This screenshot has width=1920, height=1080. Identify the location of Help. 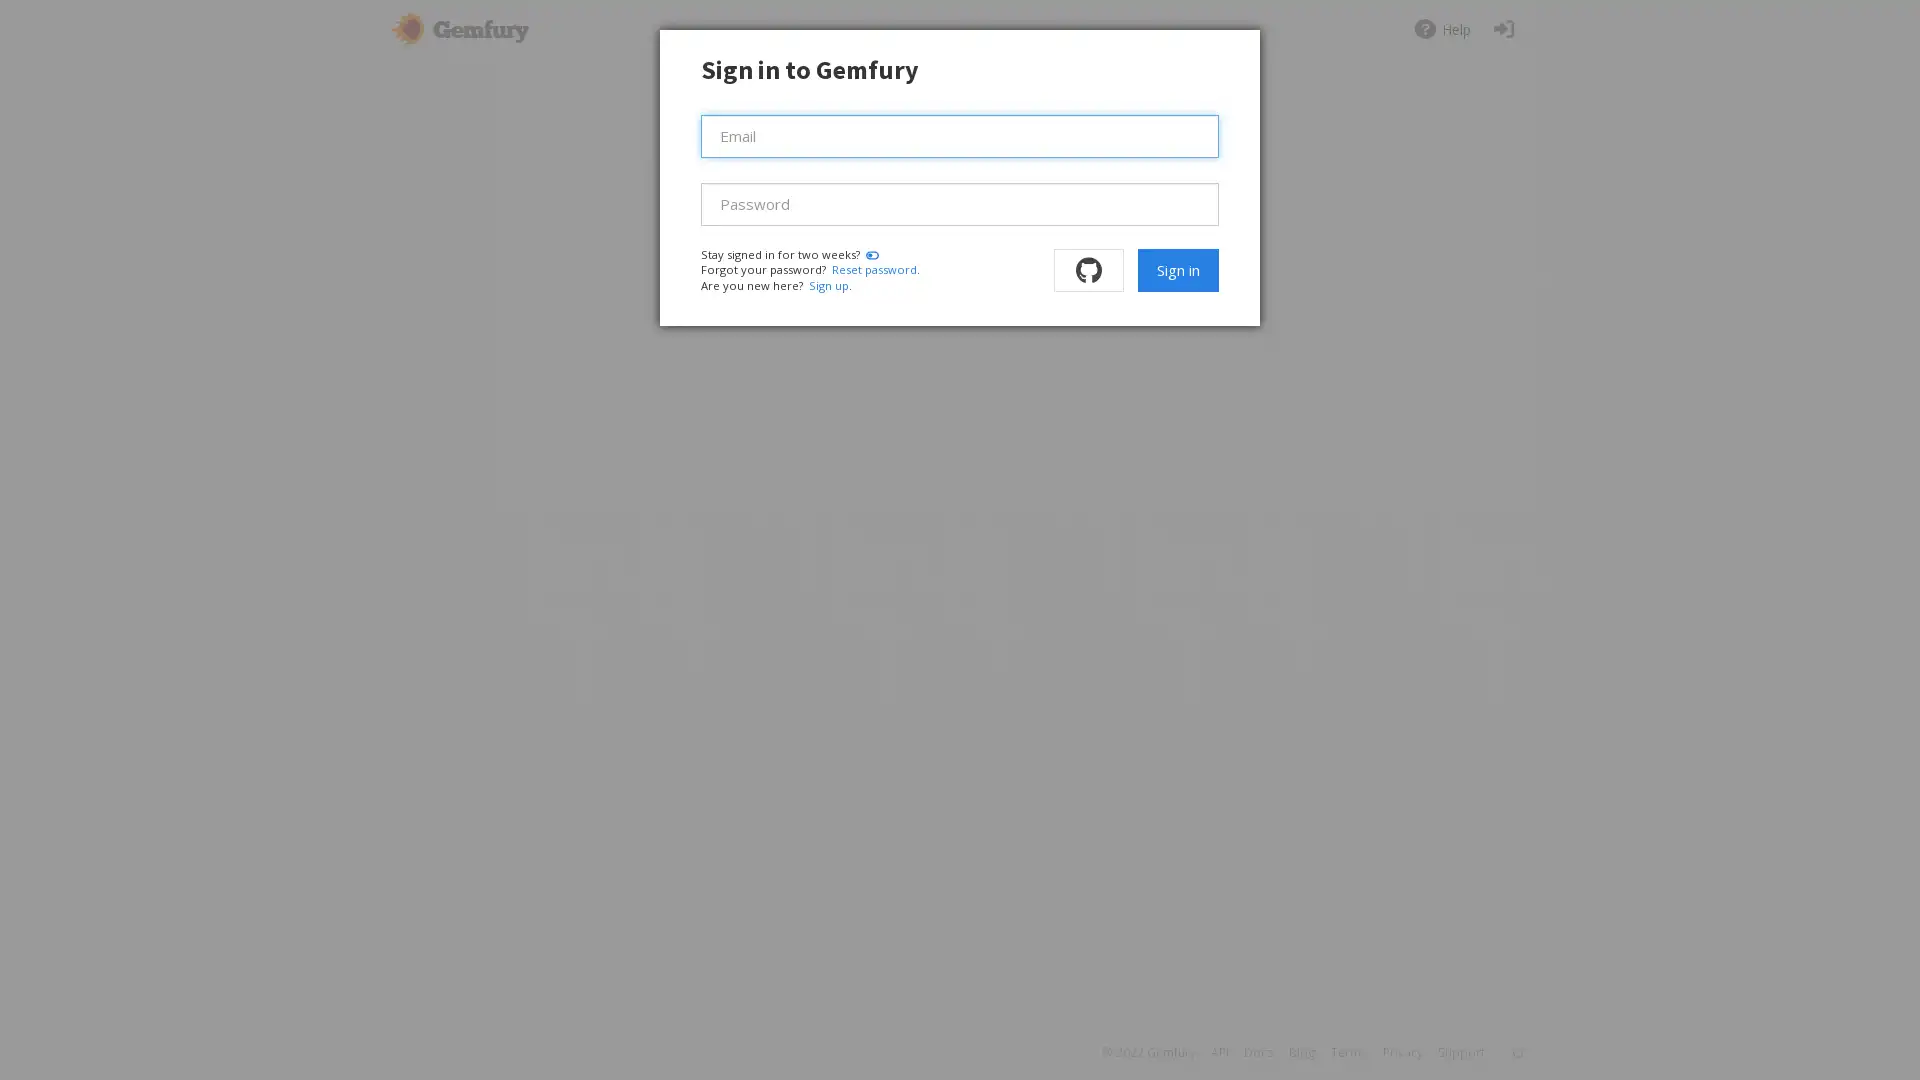
(1441, 29).